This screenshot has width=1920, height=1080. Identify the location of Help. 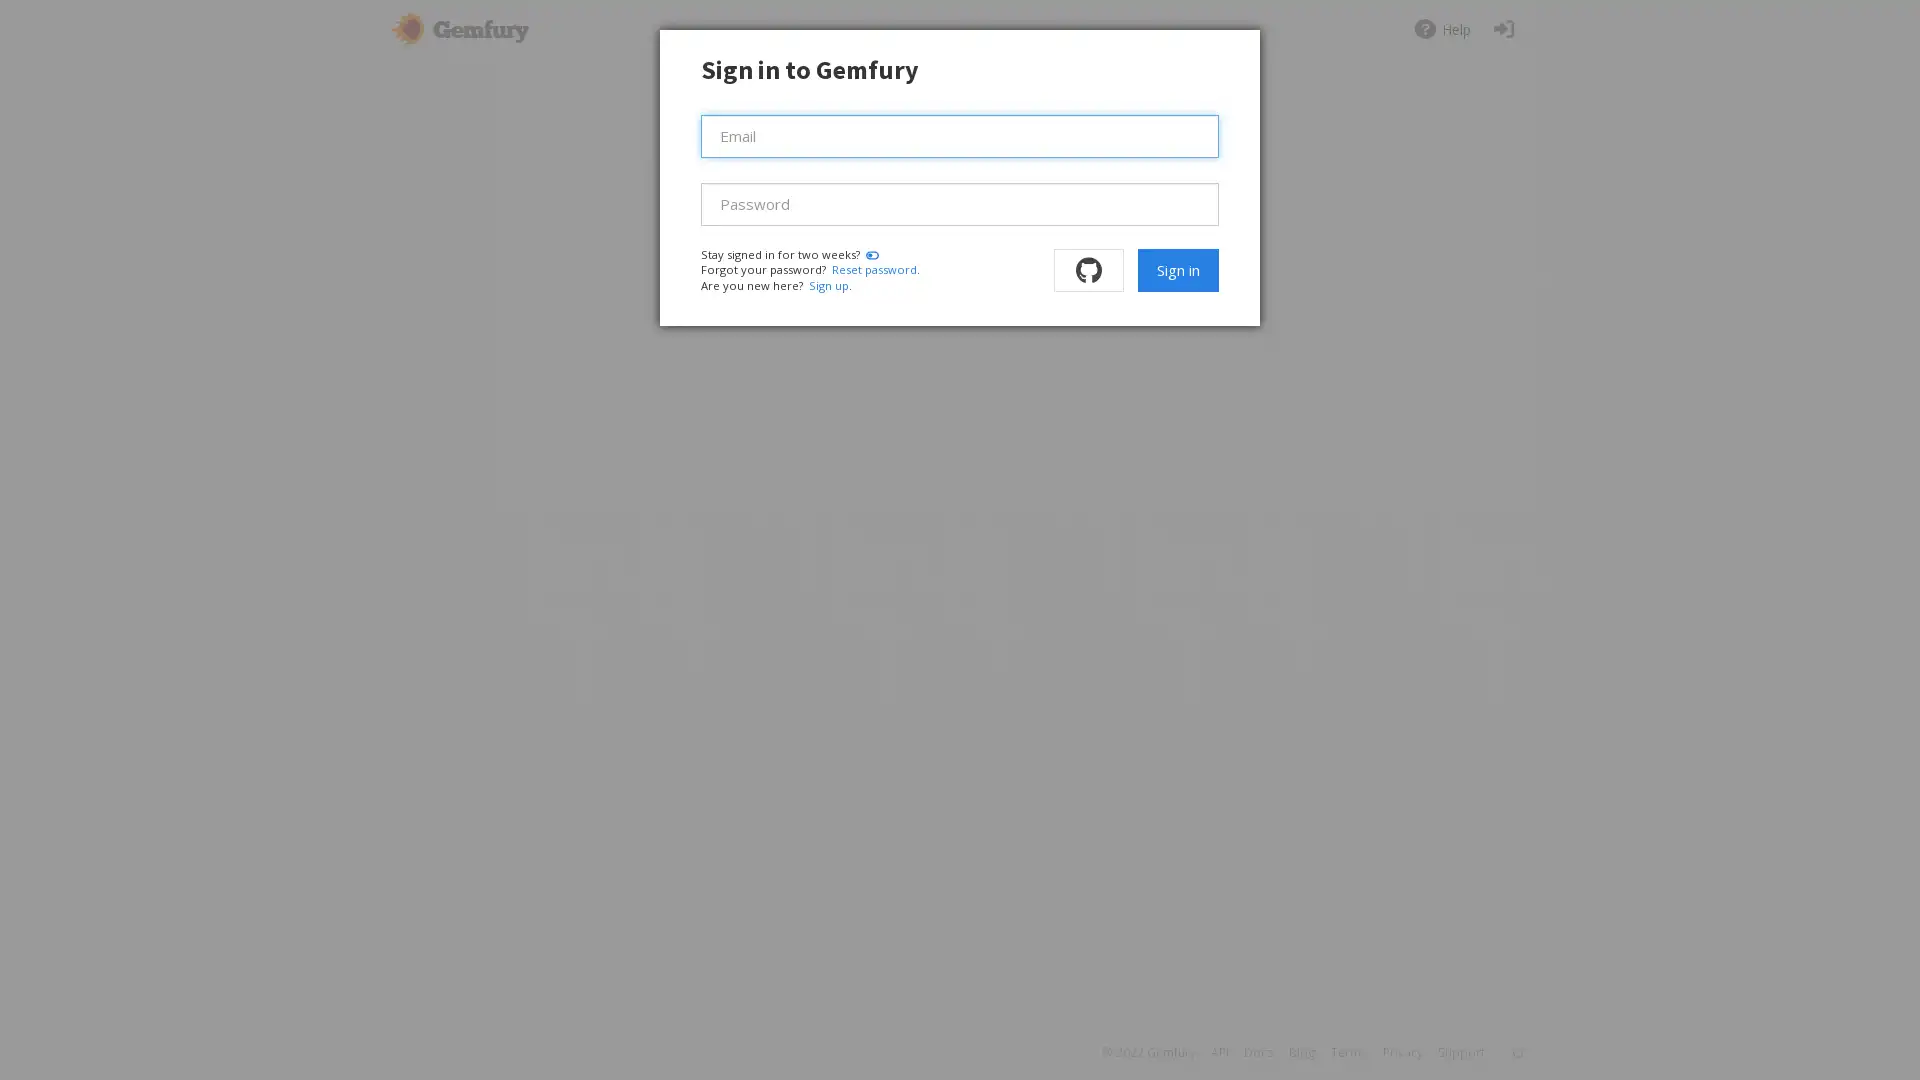
(1441, 29).